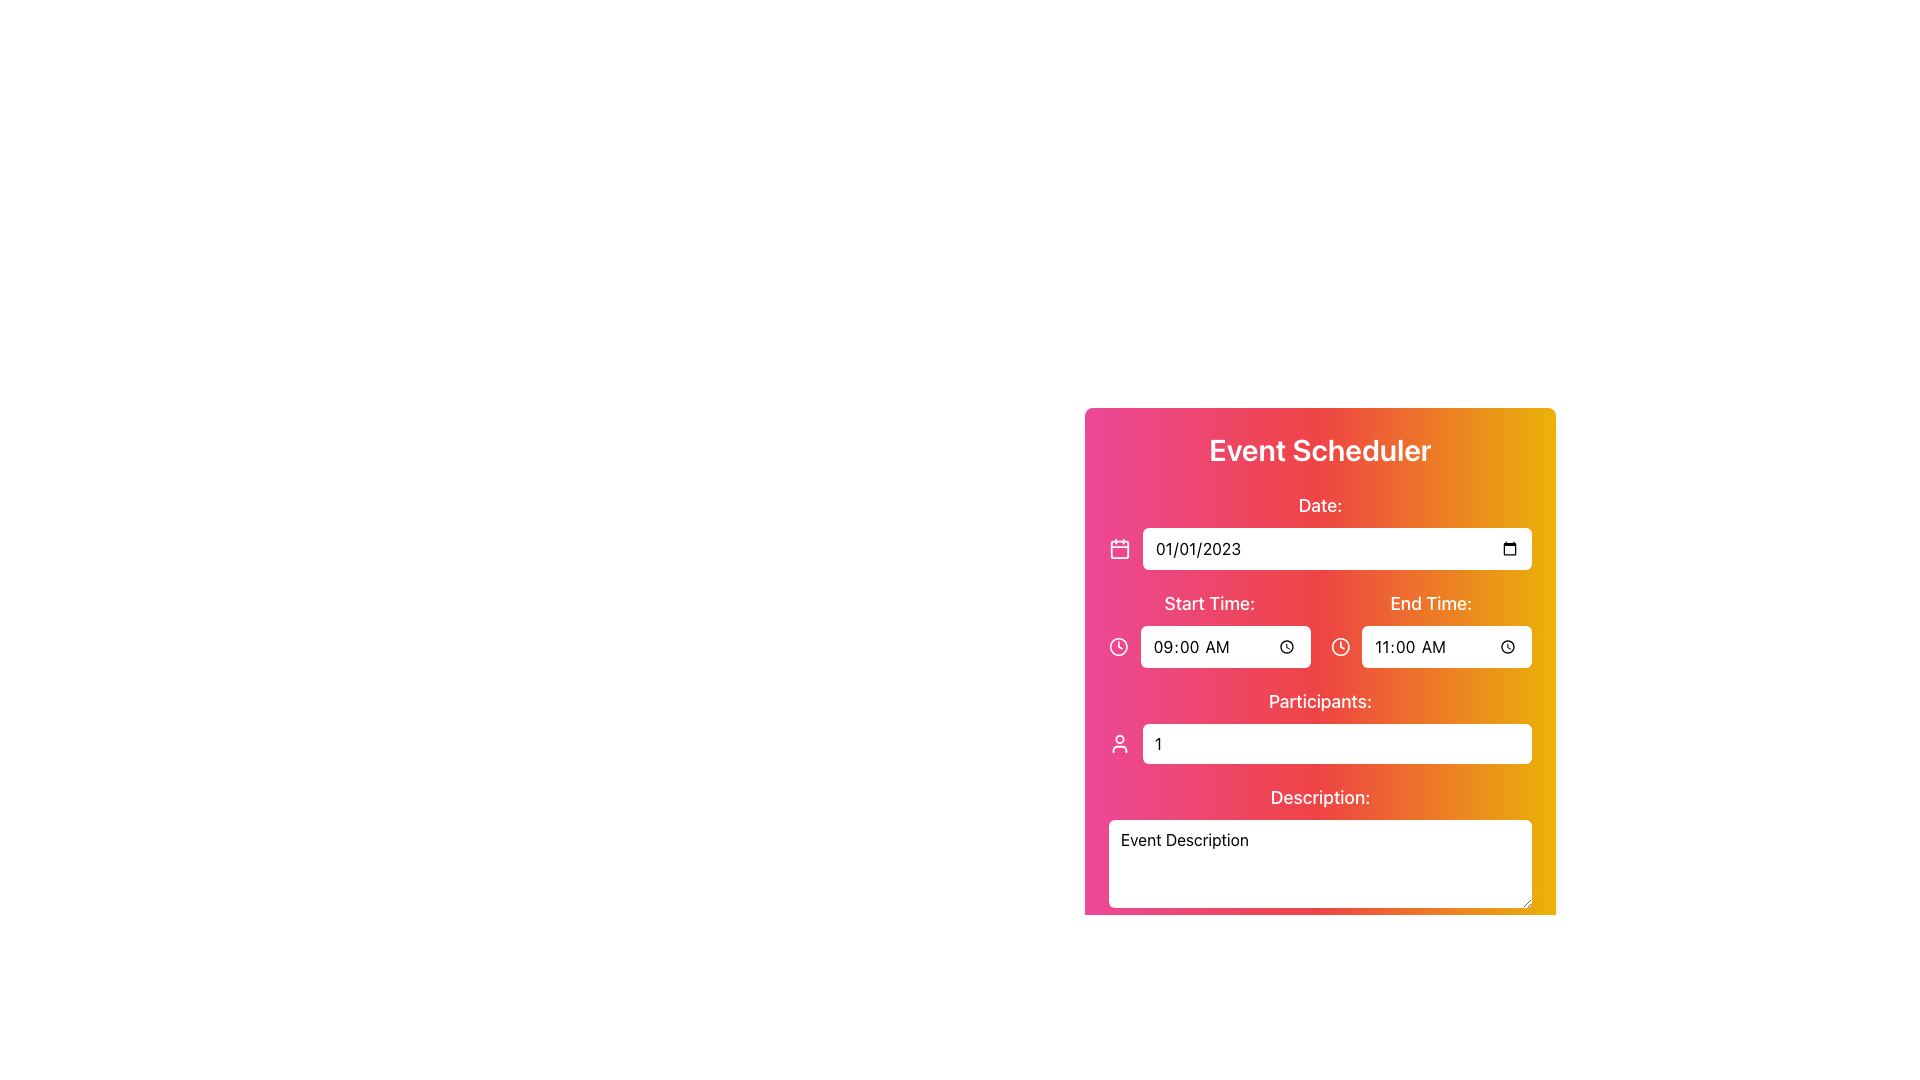 The width and height of the screenshot is (1920, 1080). Describe the element at coordinates (1430, 627) in the screenshot. I see `the Text Label indicating the end time of an event, positioned beneath the 'Start Time:' field` at that location.